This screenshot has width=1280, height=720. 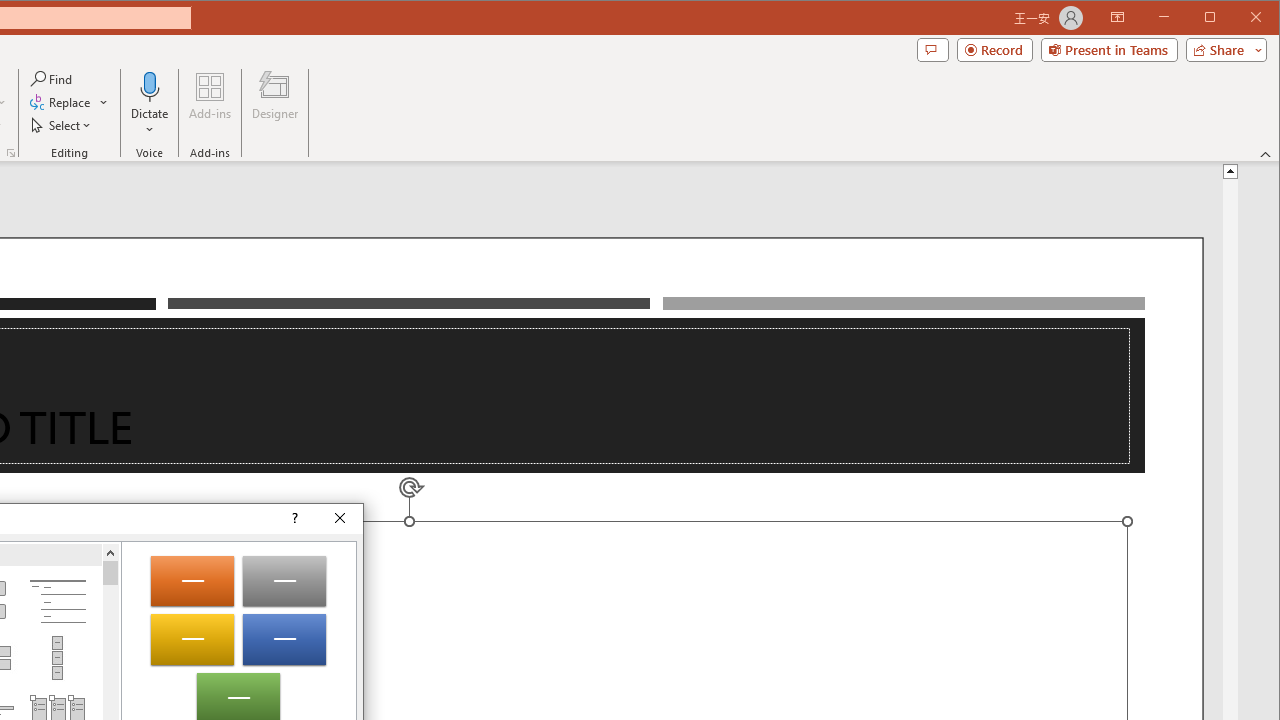 What do you see at coordinates (149, 85) in the screenshot?
I see `'Dictate'` at bounding box center [149, 85].